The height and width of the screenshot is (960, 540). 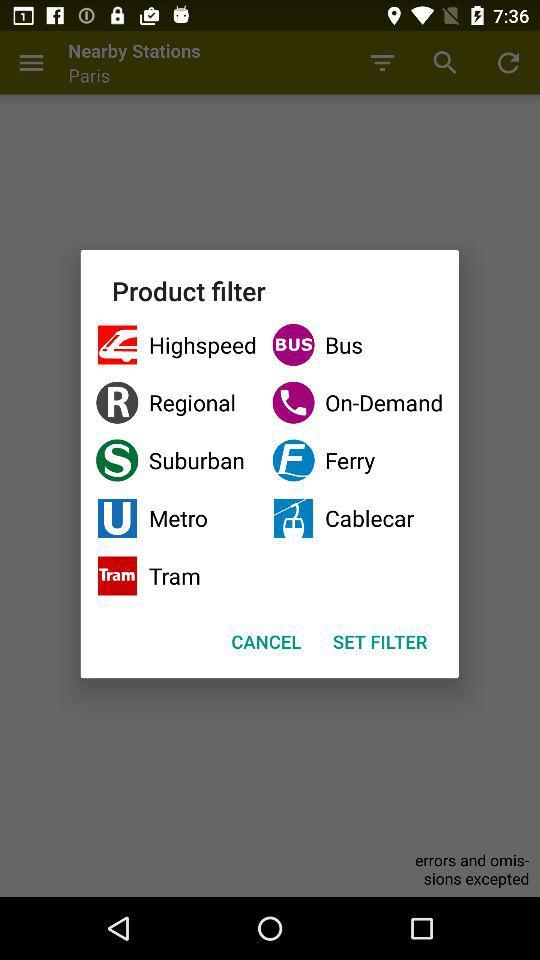 I want to click on icon below the product filter item, so click(x=176, y=345).